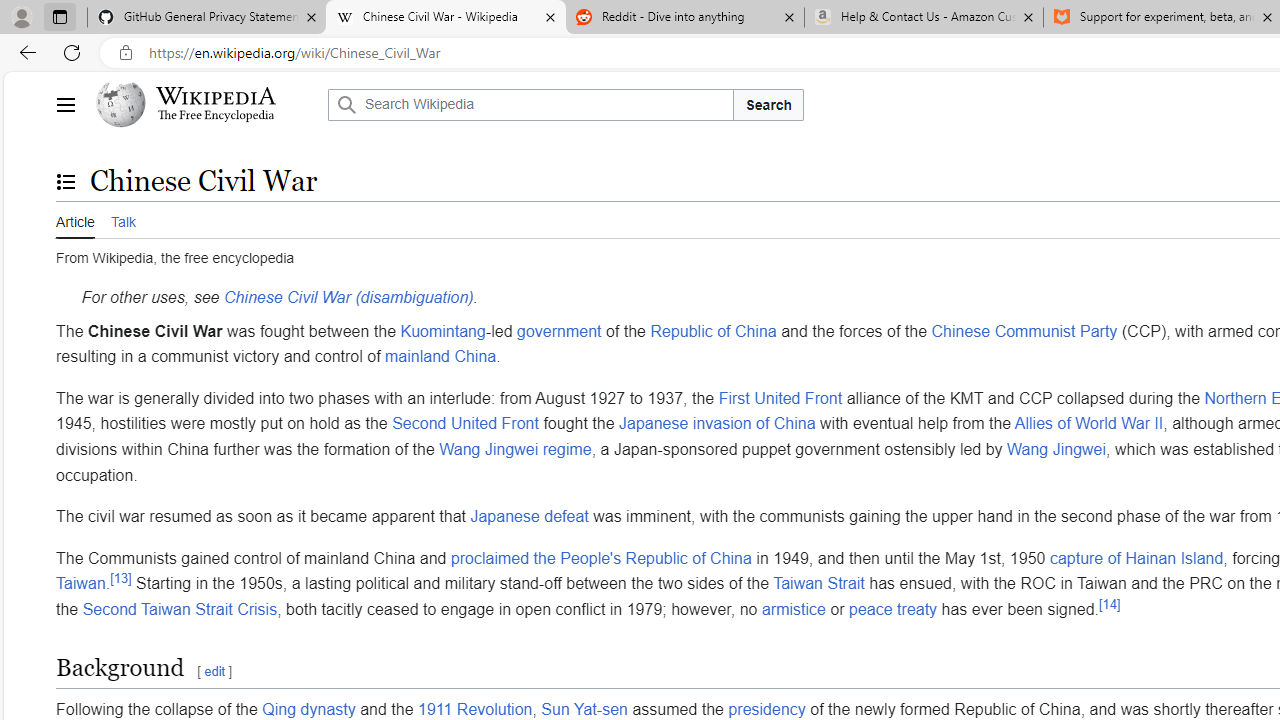  Describe the element at coordinates (75, 219) in the screenshot. I see `'Article'` at that location.